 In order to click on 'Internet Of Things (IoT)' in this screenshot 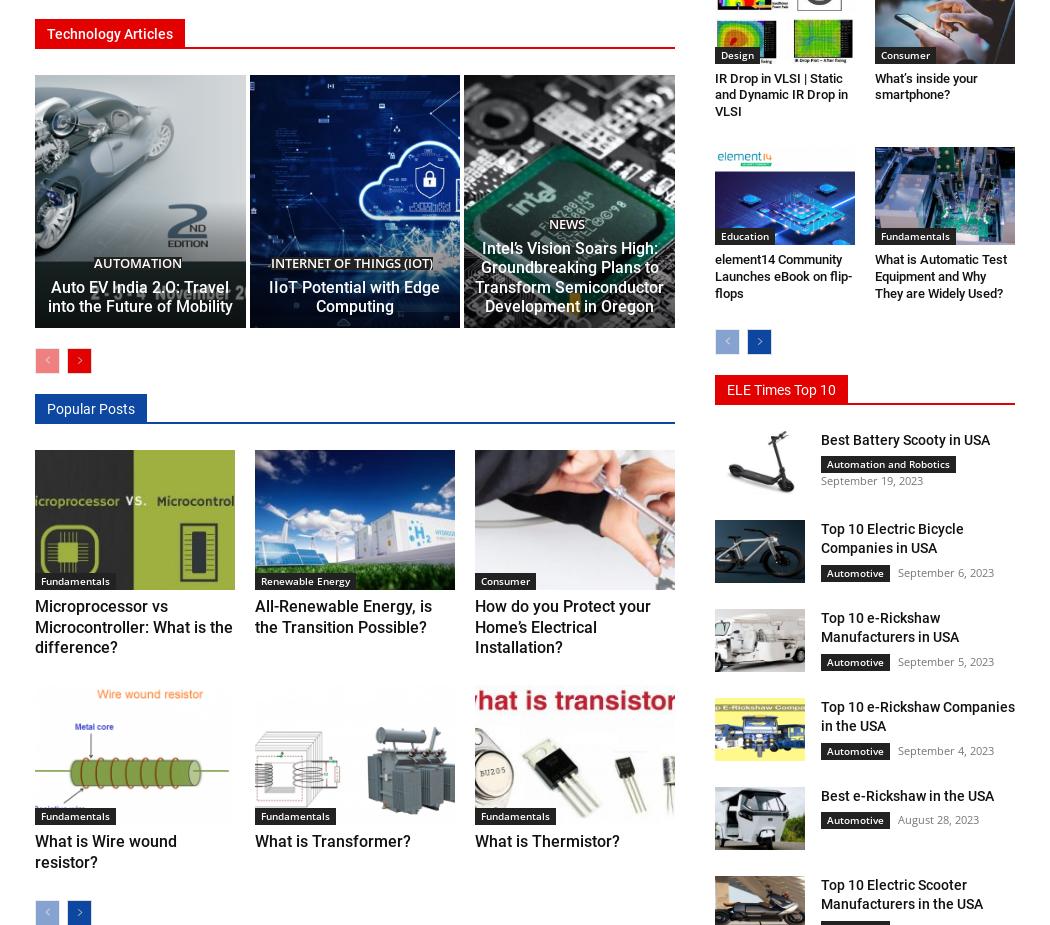, I will do `click(350, 261)`.